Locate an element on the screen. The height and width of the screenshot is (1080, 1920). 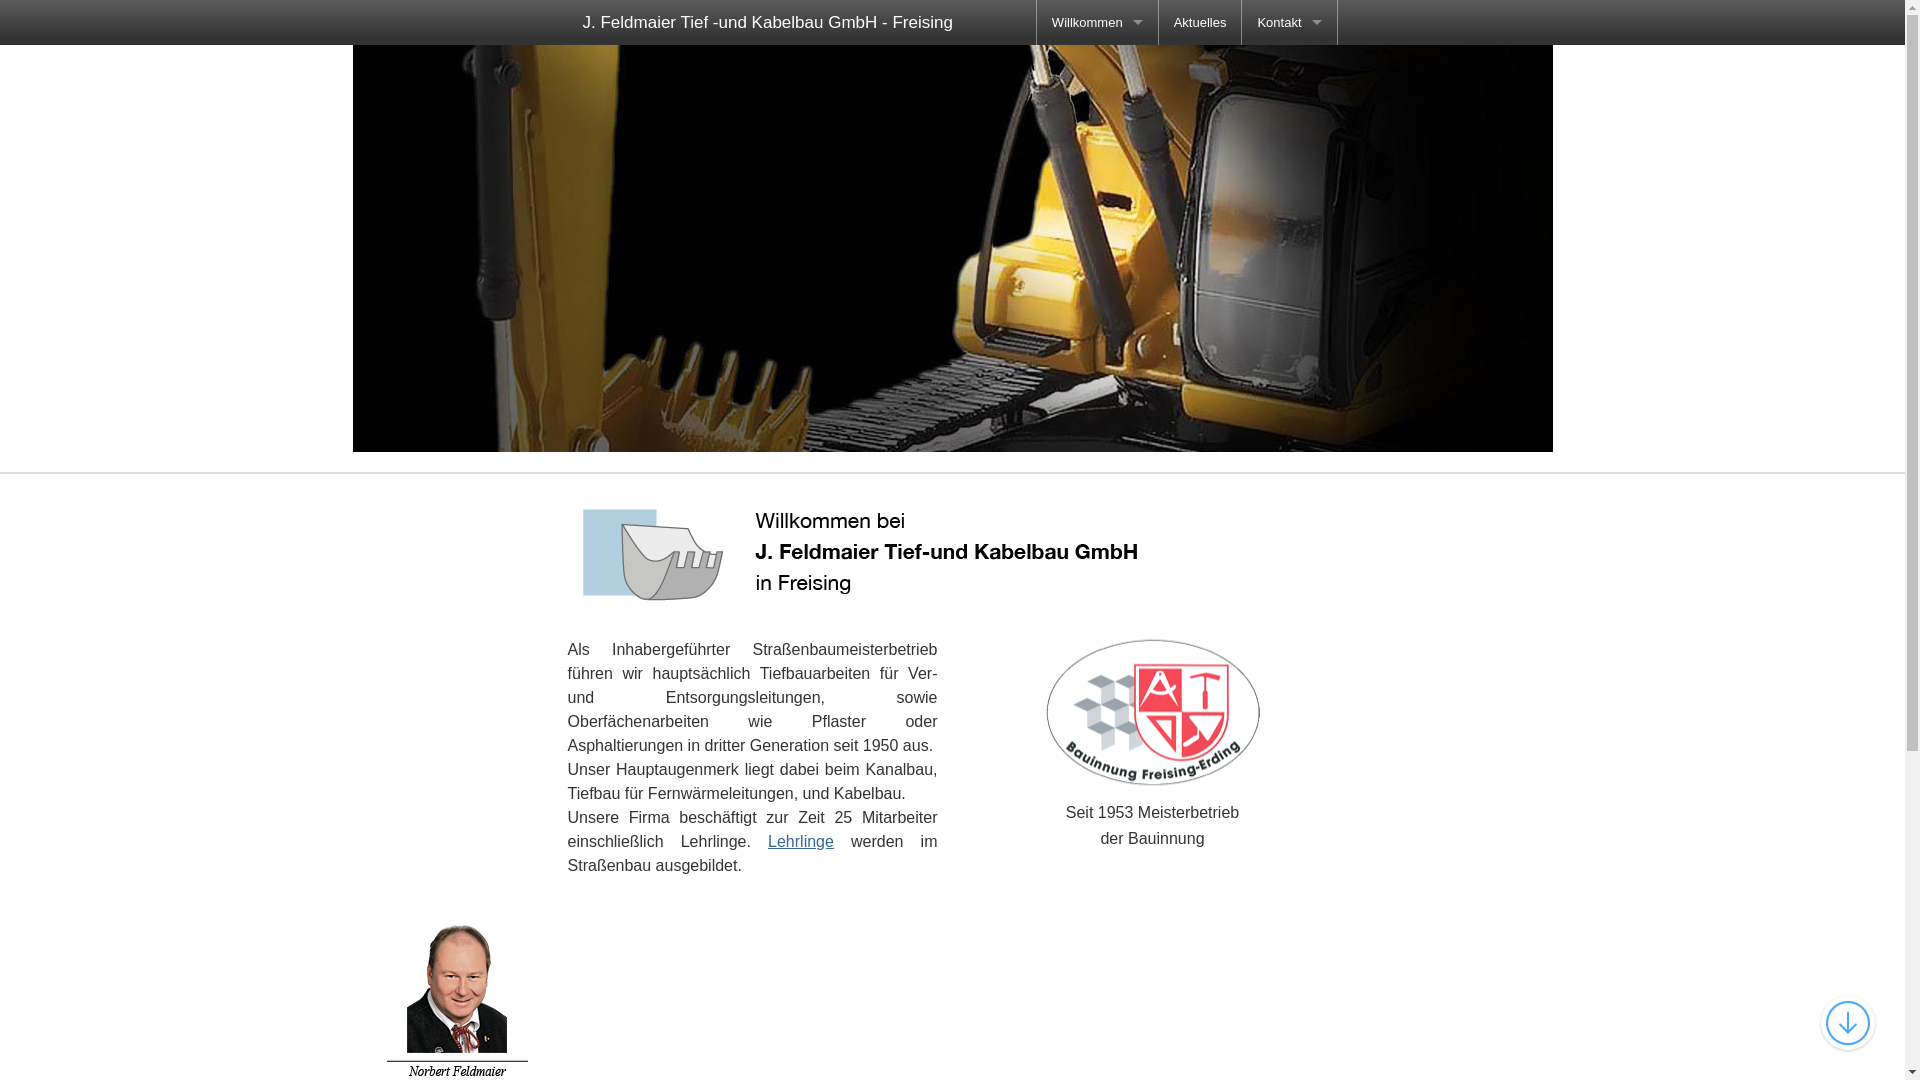
'Zertifikate' is located at coordinates (1096, 112).